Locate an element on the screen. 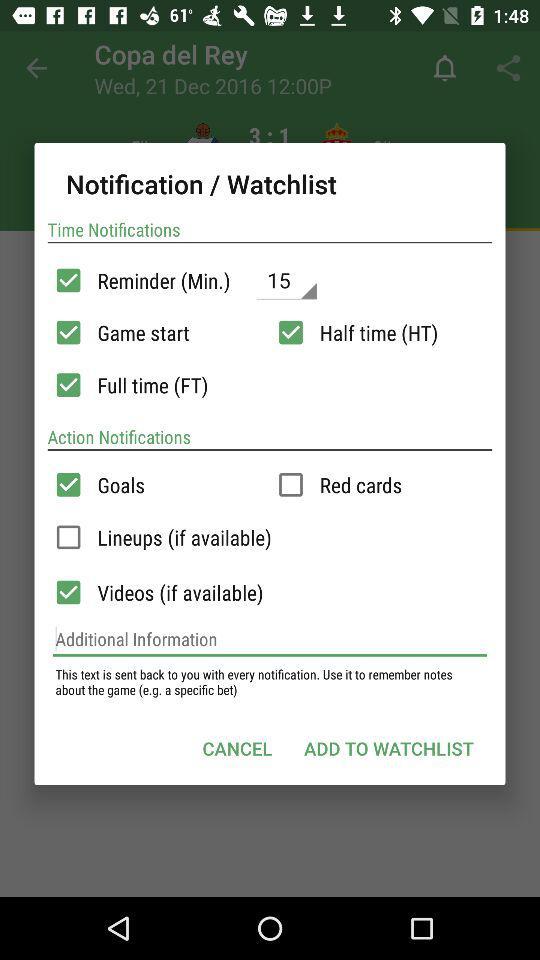 Image resolution: width=540 pixels, height=960 pixels. red cards notification is located at coordinates (290, 483).